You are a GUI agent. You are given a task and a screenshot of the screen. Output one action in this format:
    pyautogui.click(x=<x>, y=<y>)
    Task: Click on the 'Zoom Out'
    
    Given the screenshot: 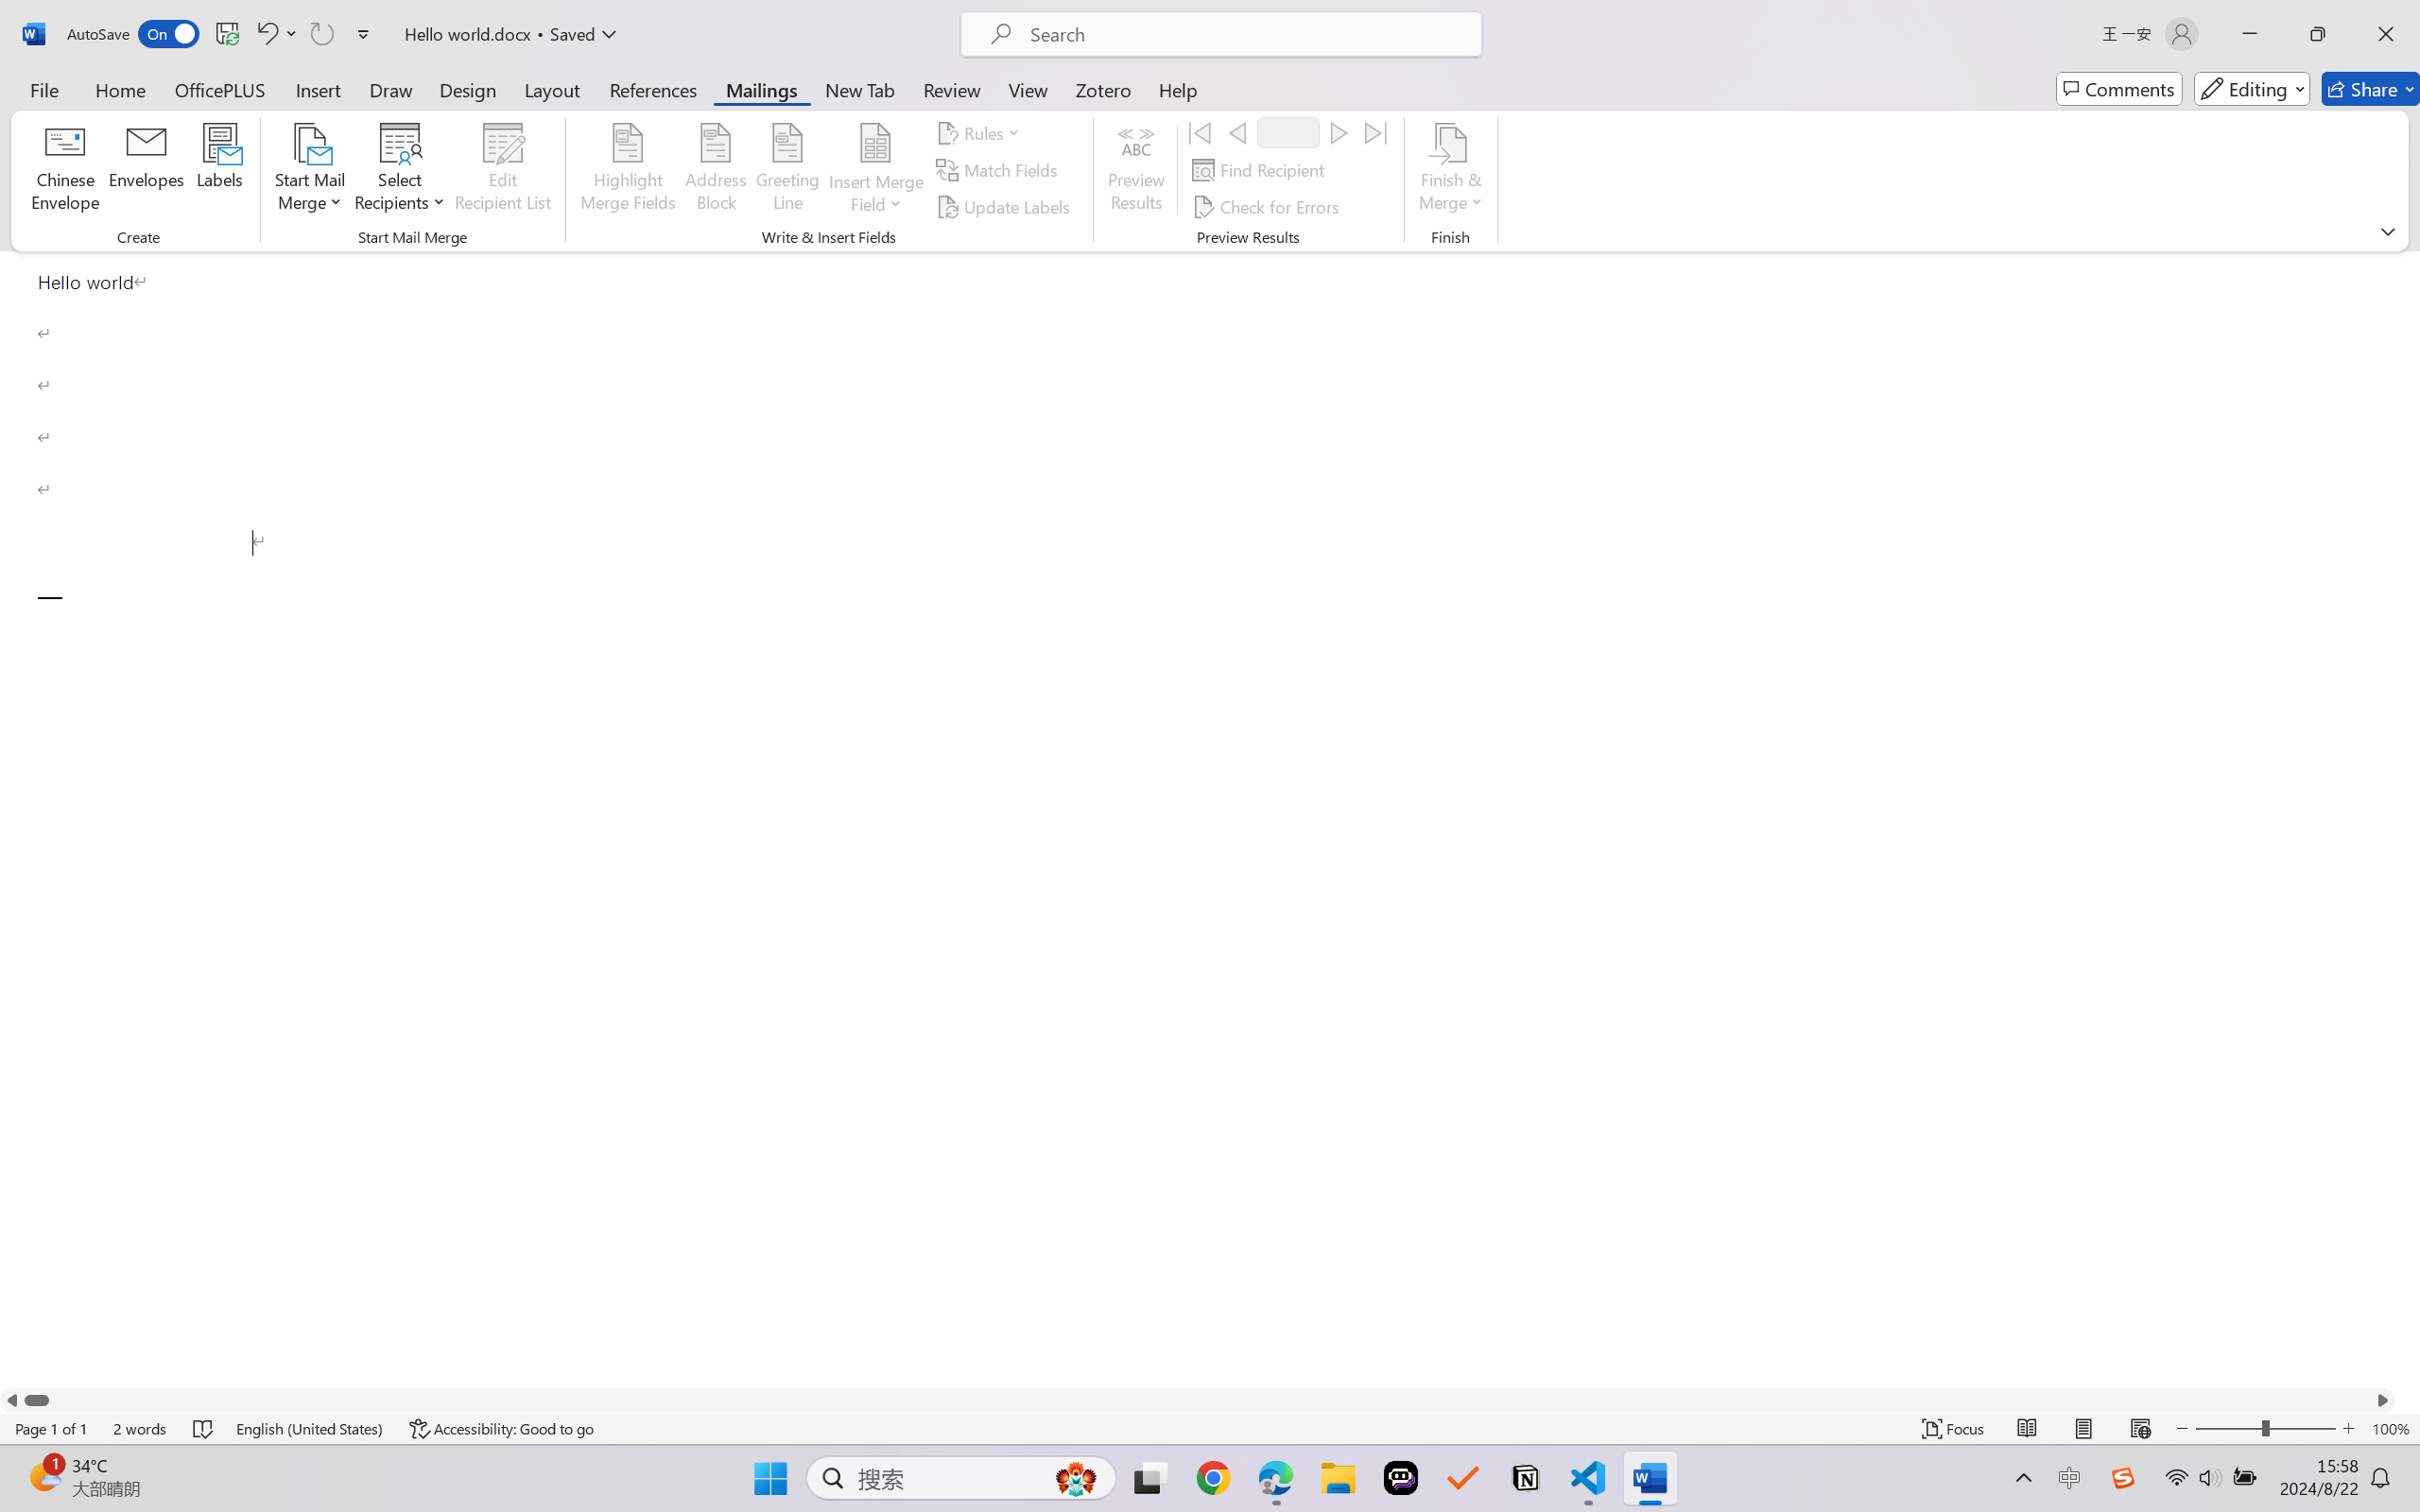 What is the action you would take?
    pyautogui.click(x=2227, y=1428)
    